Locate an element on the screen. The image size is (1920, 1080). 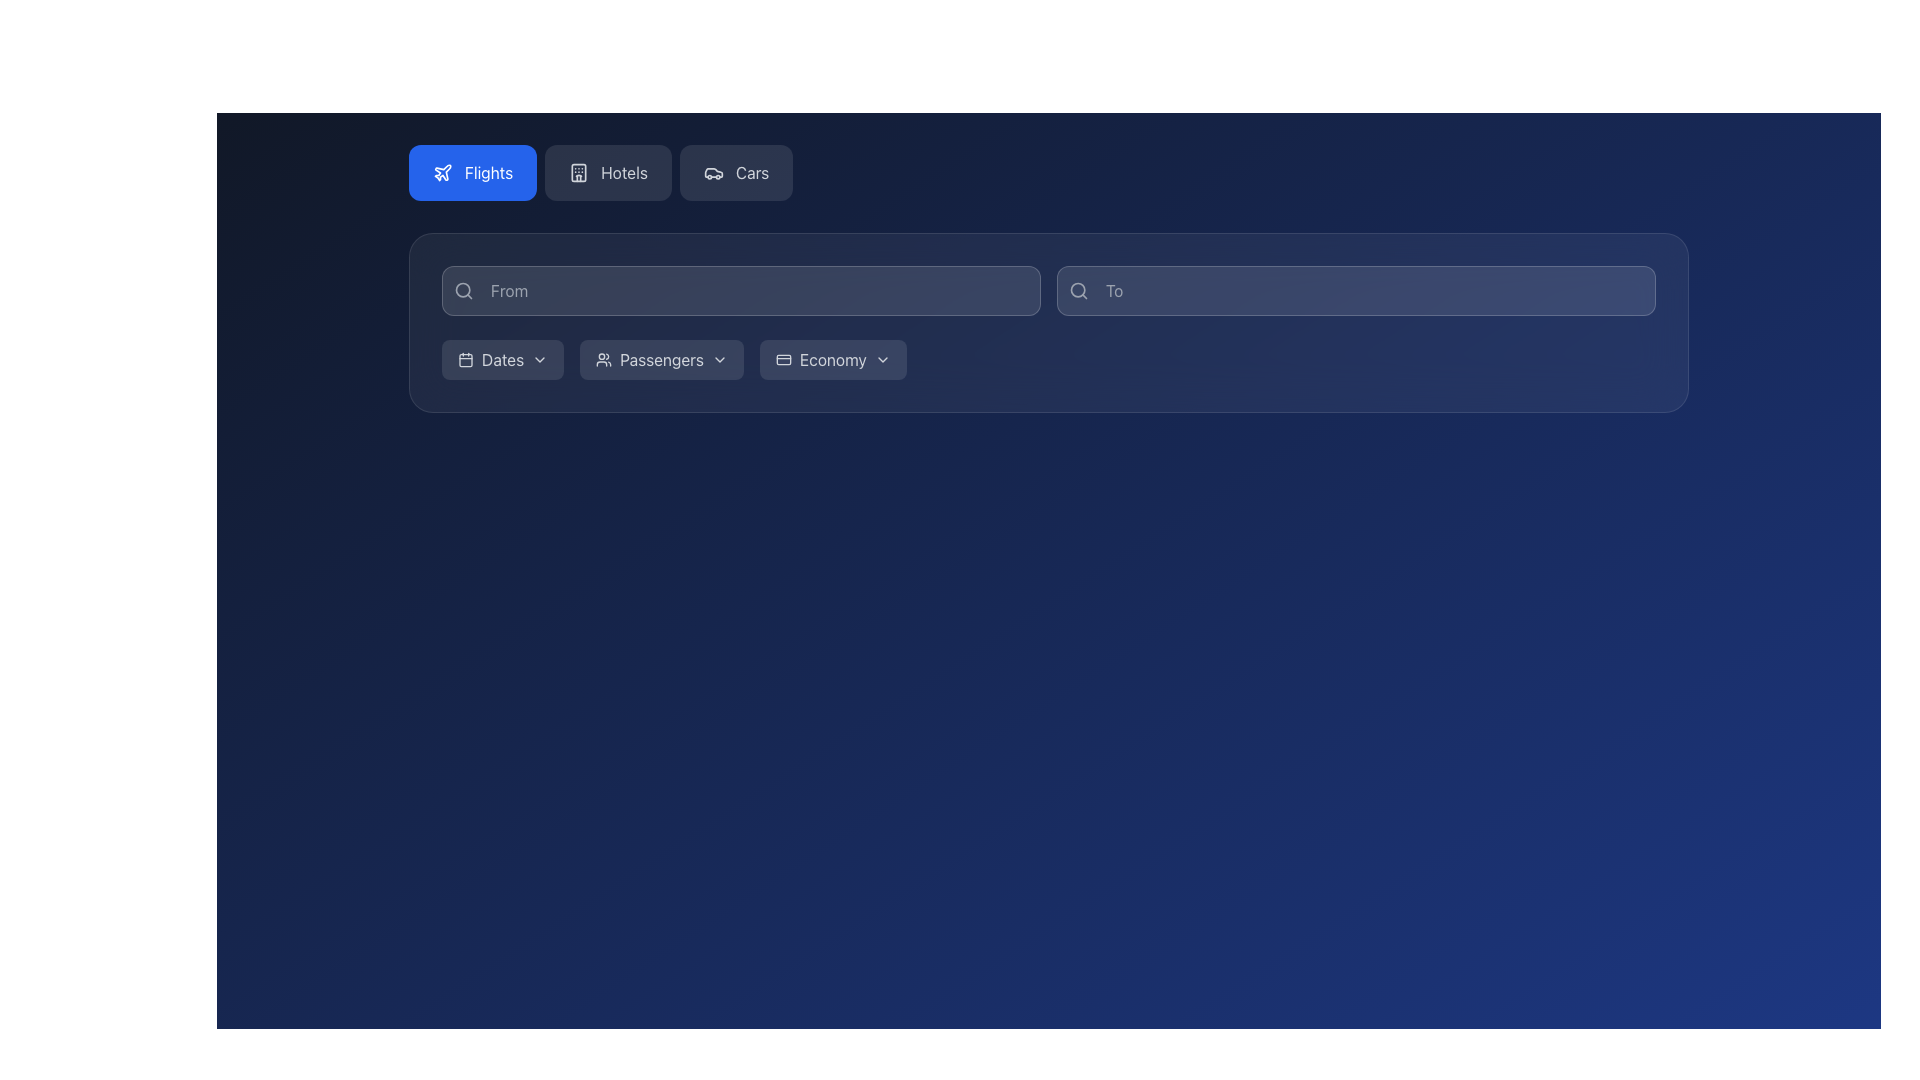
the downward-pointing chevron icon, which indicates a dropdown menu next to the 'Economy' label, located in the bottom-right portion of the search input section is located at coordinates (881, 358).